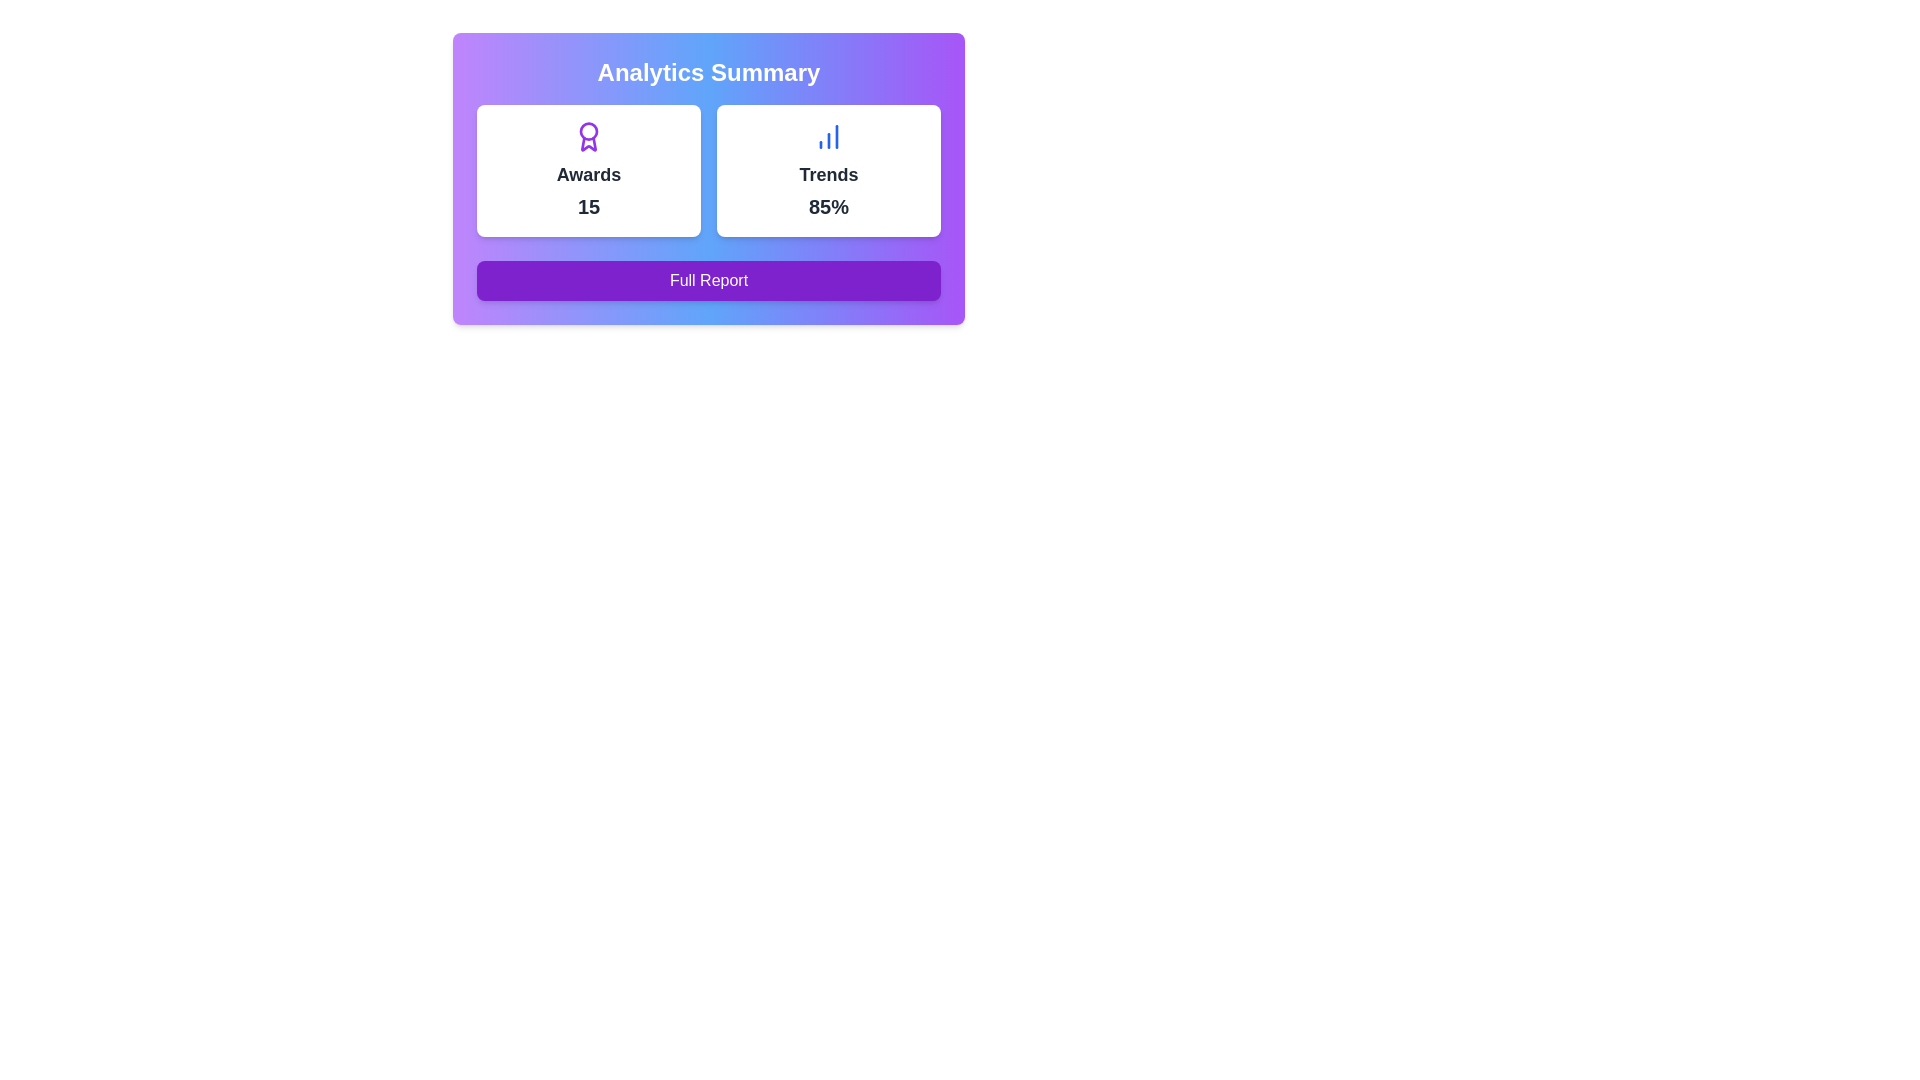 This screenshot has width=1920, height=1080. I want to click on the static text element that represents a percentage value, located within the card below the 'Trends' label, so click(829, 207).